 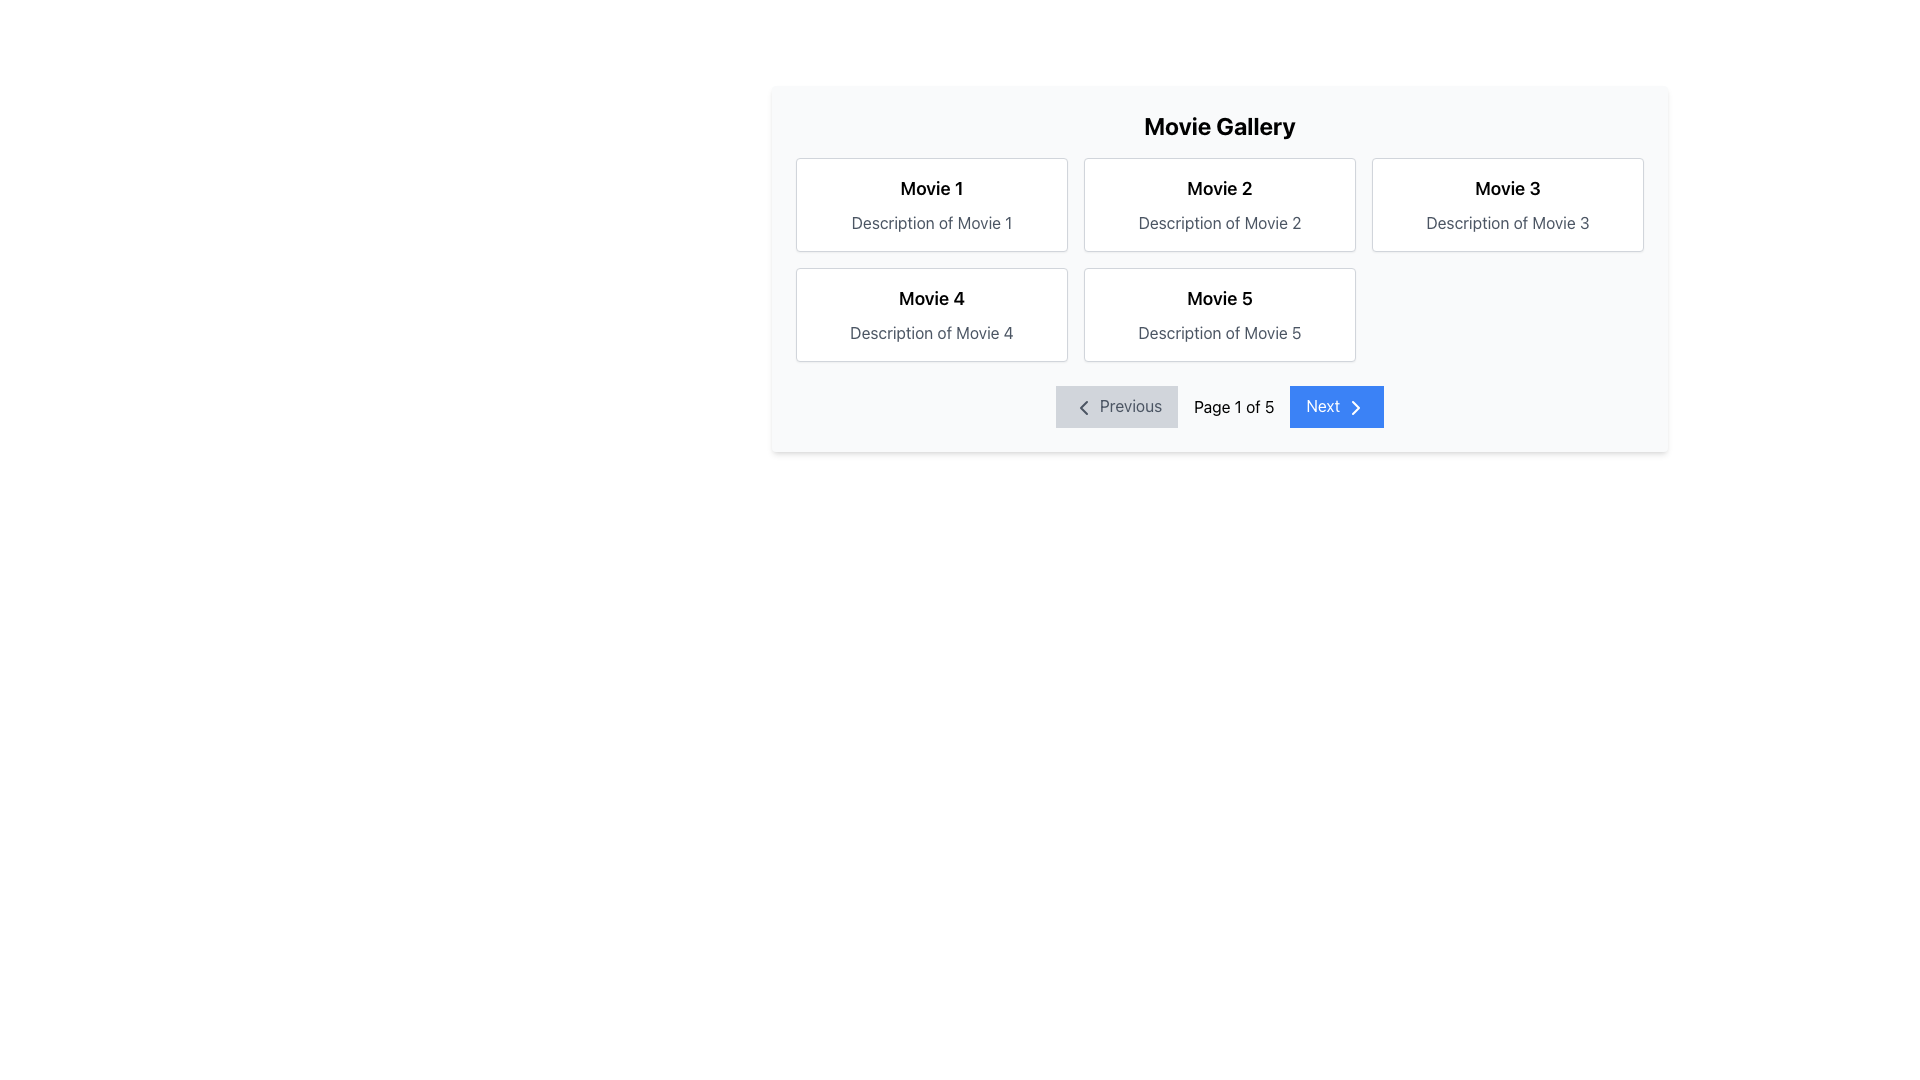 I want to click on the heading text for 'Movie 4' located in the second row, first column of the grid layout, so click(x=930, y=299).